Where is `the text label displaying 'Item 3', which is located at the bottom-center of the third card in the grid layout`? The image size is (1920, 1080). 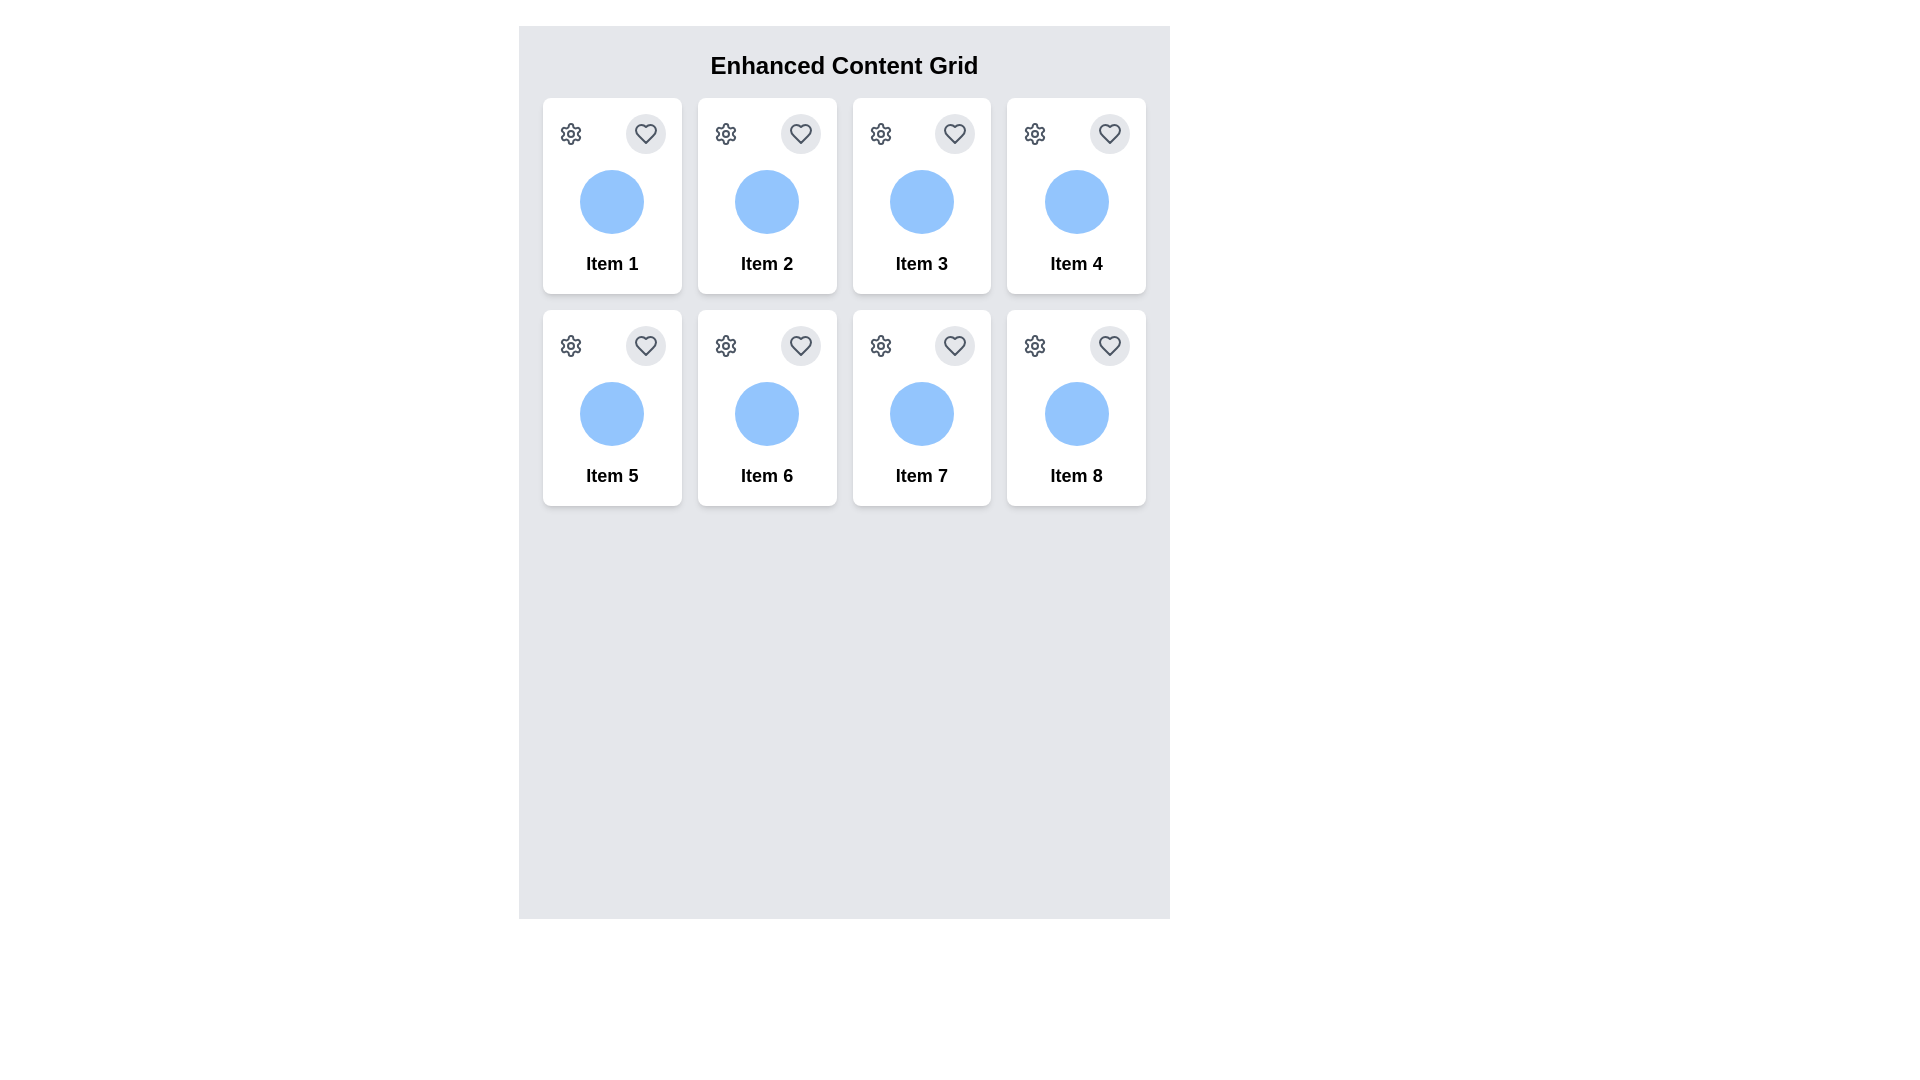
the text label displaying 'Item 3', which is located at the bottom-center of the third card in the grid layout is located at coordinates (920, 262).